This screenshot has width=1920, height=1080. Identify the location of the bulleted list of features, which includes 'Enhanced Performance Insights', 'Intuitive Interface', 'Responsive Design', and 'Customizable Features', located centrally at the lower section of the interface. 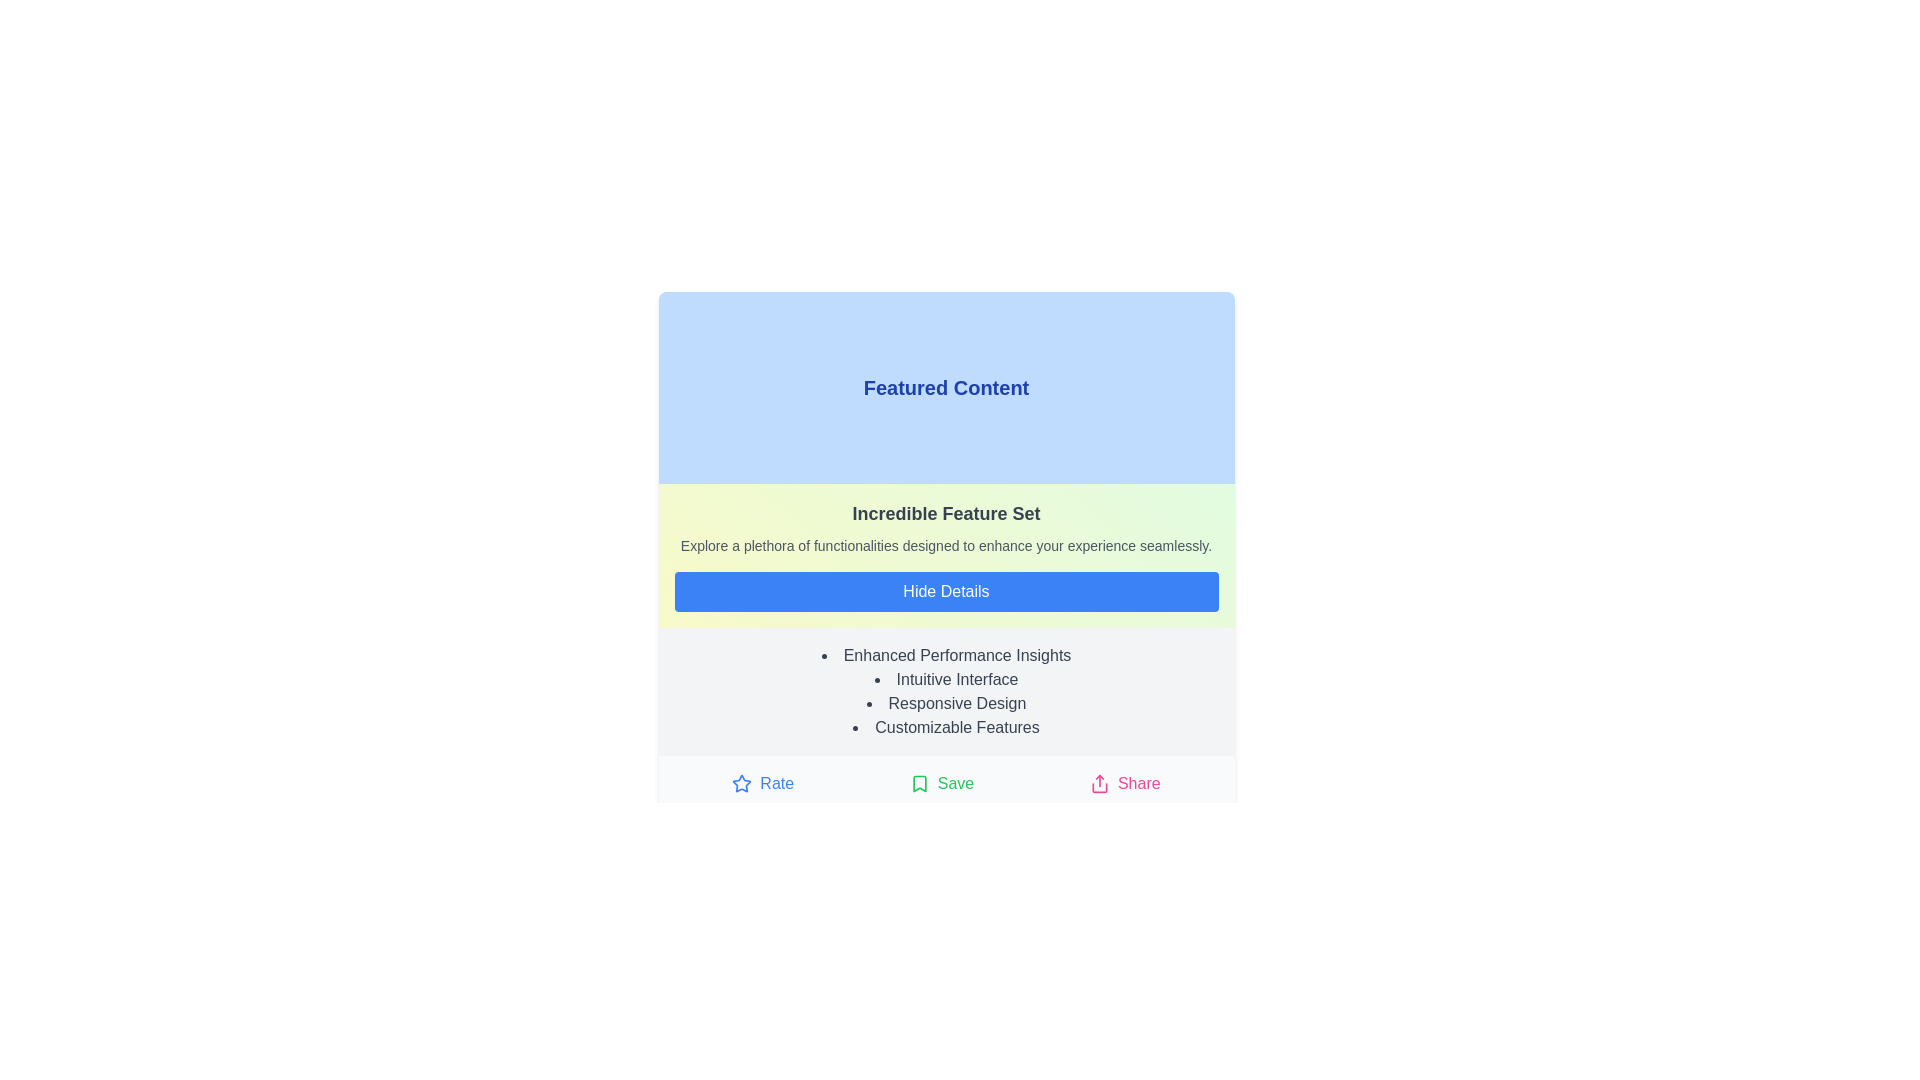
(945, 690).